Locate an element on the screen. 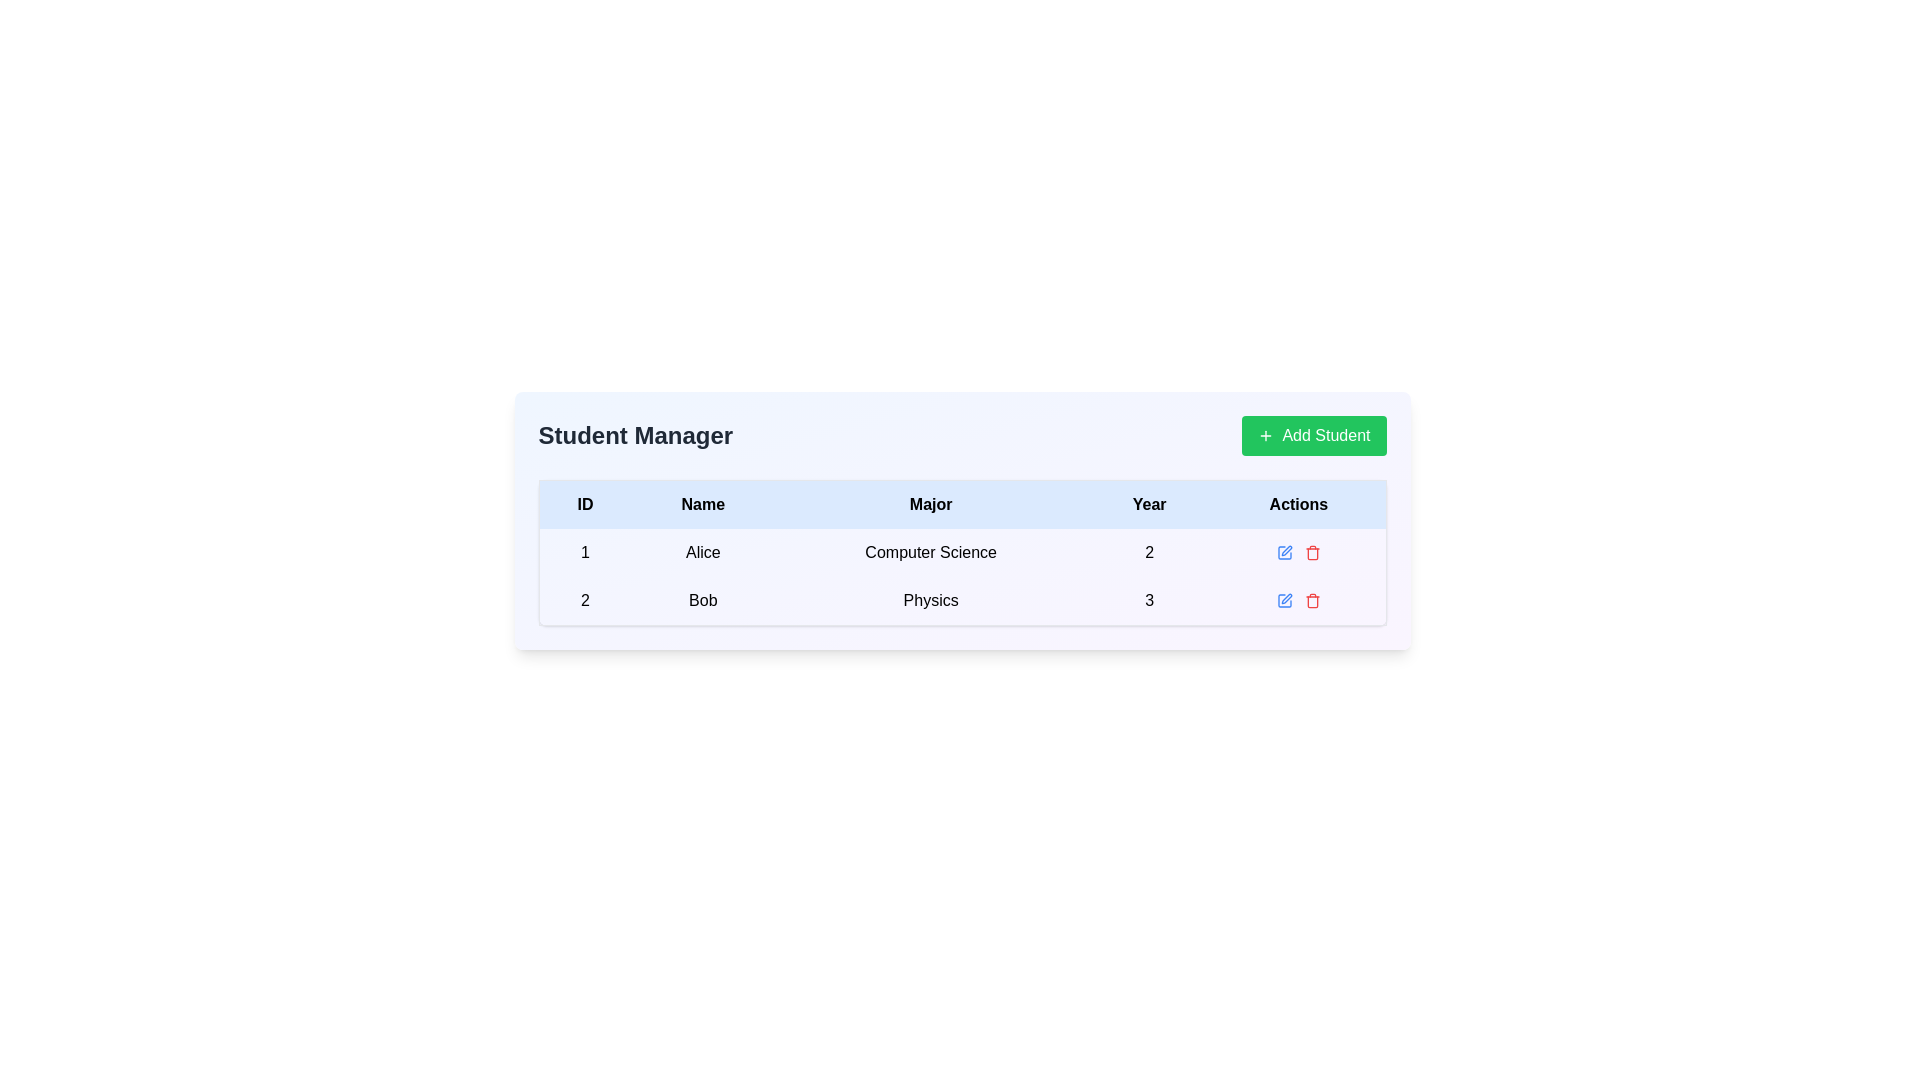 The width and height of the screenshot is (1920, 1080). the 'Actions' text label, which is the rightmost column header in the table containing 'ID', 'Name', 'Major', 'Year', and 'Actions' is located at coordinates (1299, 503).